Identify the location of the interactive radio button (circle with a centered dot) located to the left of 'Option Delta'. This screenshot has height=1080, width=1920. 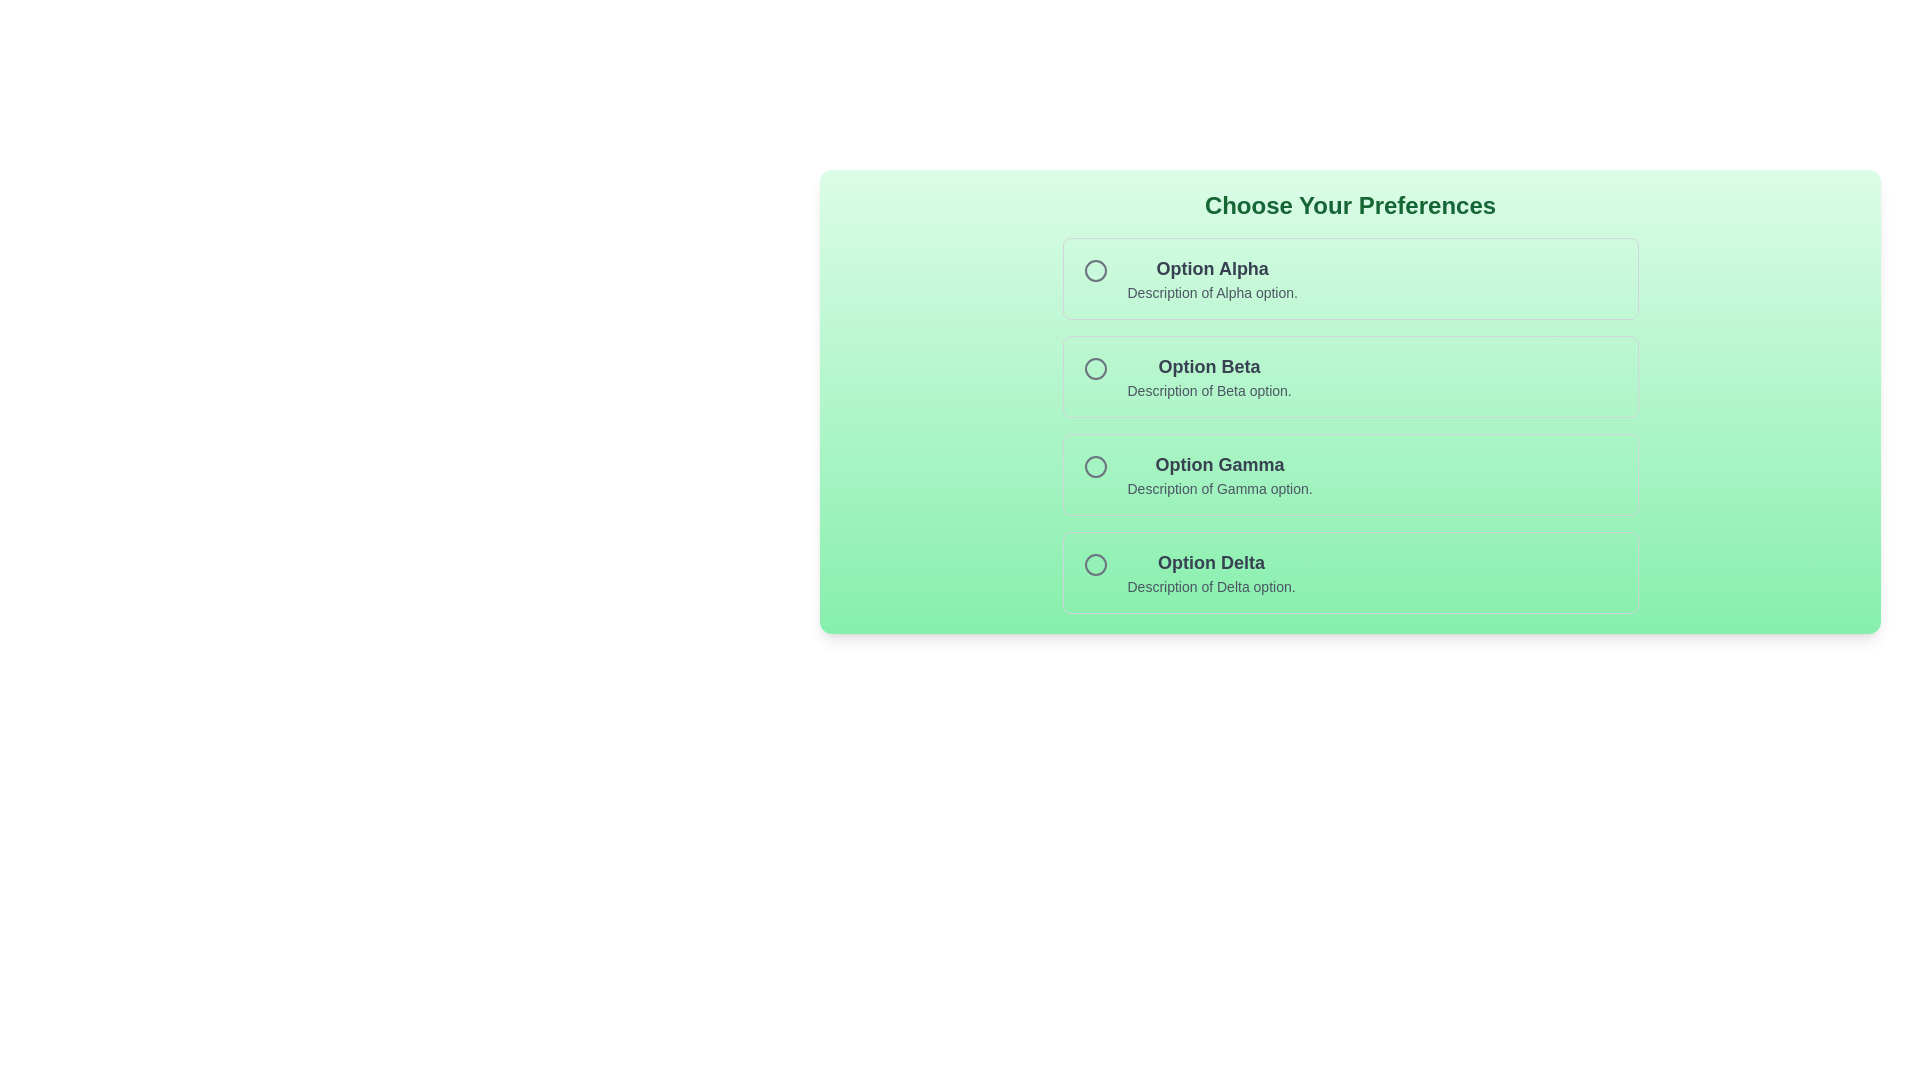
(1094, 564).